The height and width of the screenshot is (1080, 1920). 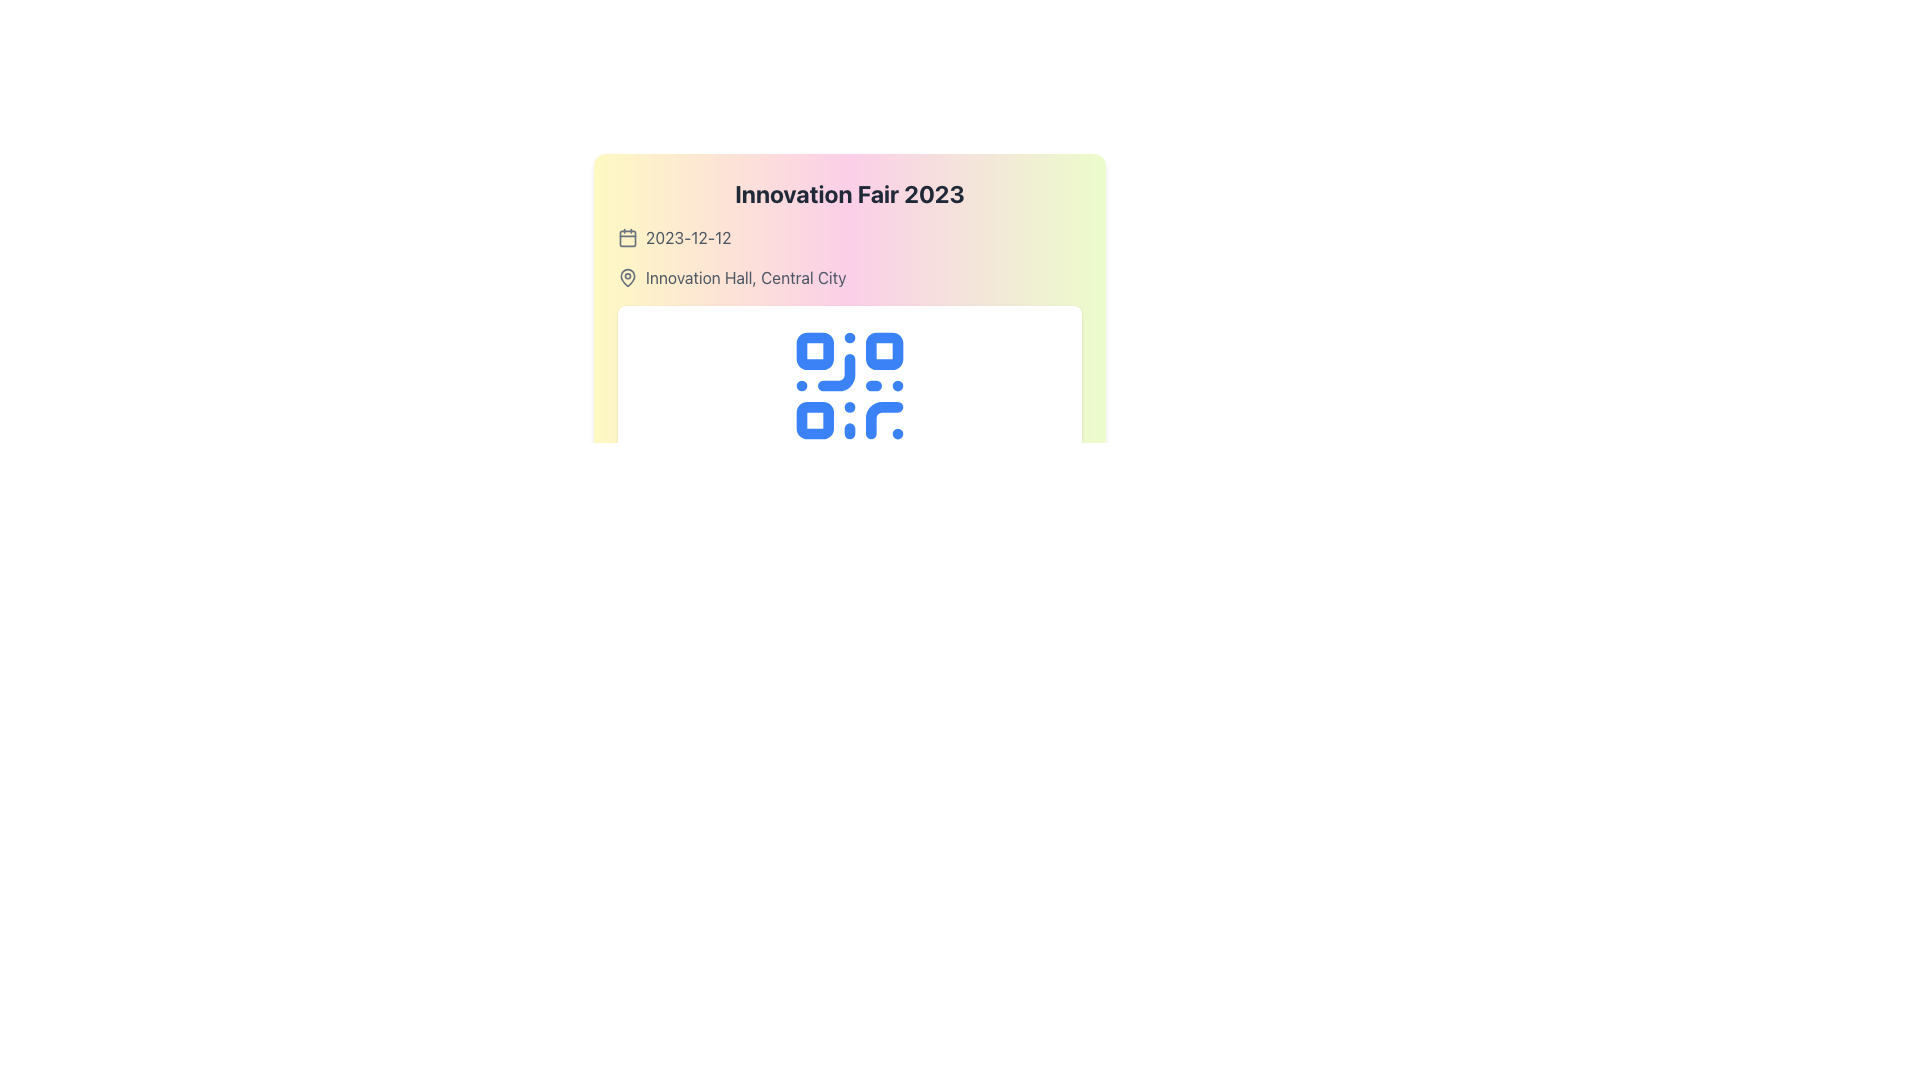 What do you see at coordinates (849, 385) in the screenshot?
I see `the stylized blue QR code symbol located in the center of a white rectangular card with rounded corners, positioned below details about the 'Innovation Fair 2023'` at bounding box center [849, 385].